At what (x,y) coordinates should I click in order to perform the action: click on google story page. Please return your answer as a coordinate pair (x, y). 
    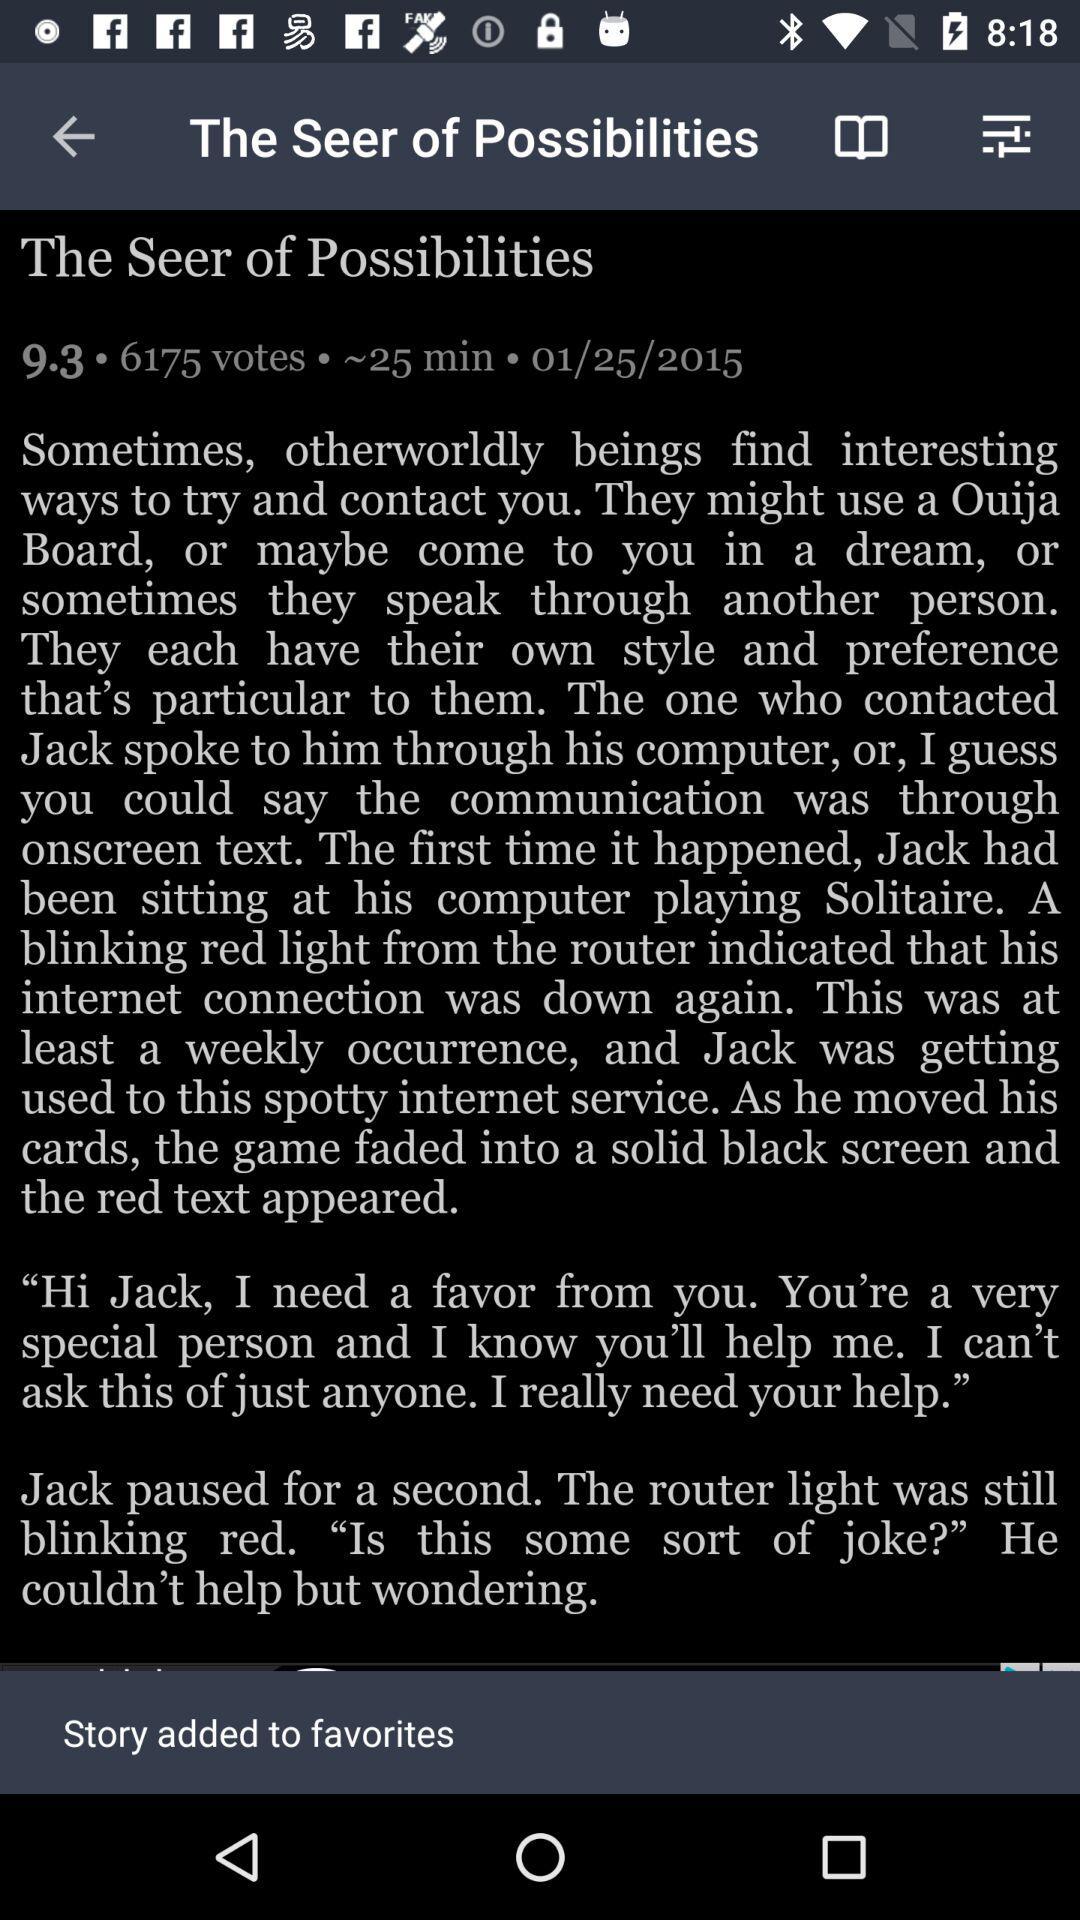
    Looking at the image, I should click on (540, 1727).